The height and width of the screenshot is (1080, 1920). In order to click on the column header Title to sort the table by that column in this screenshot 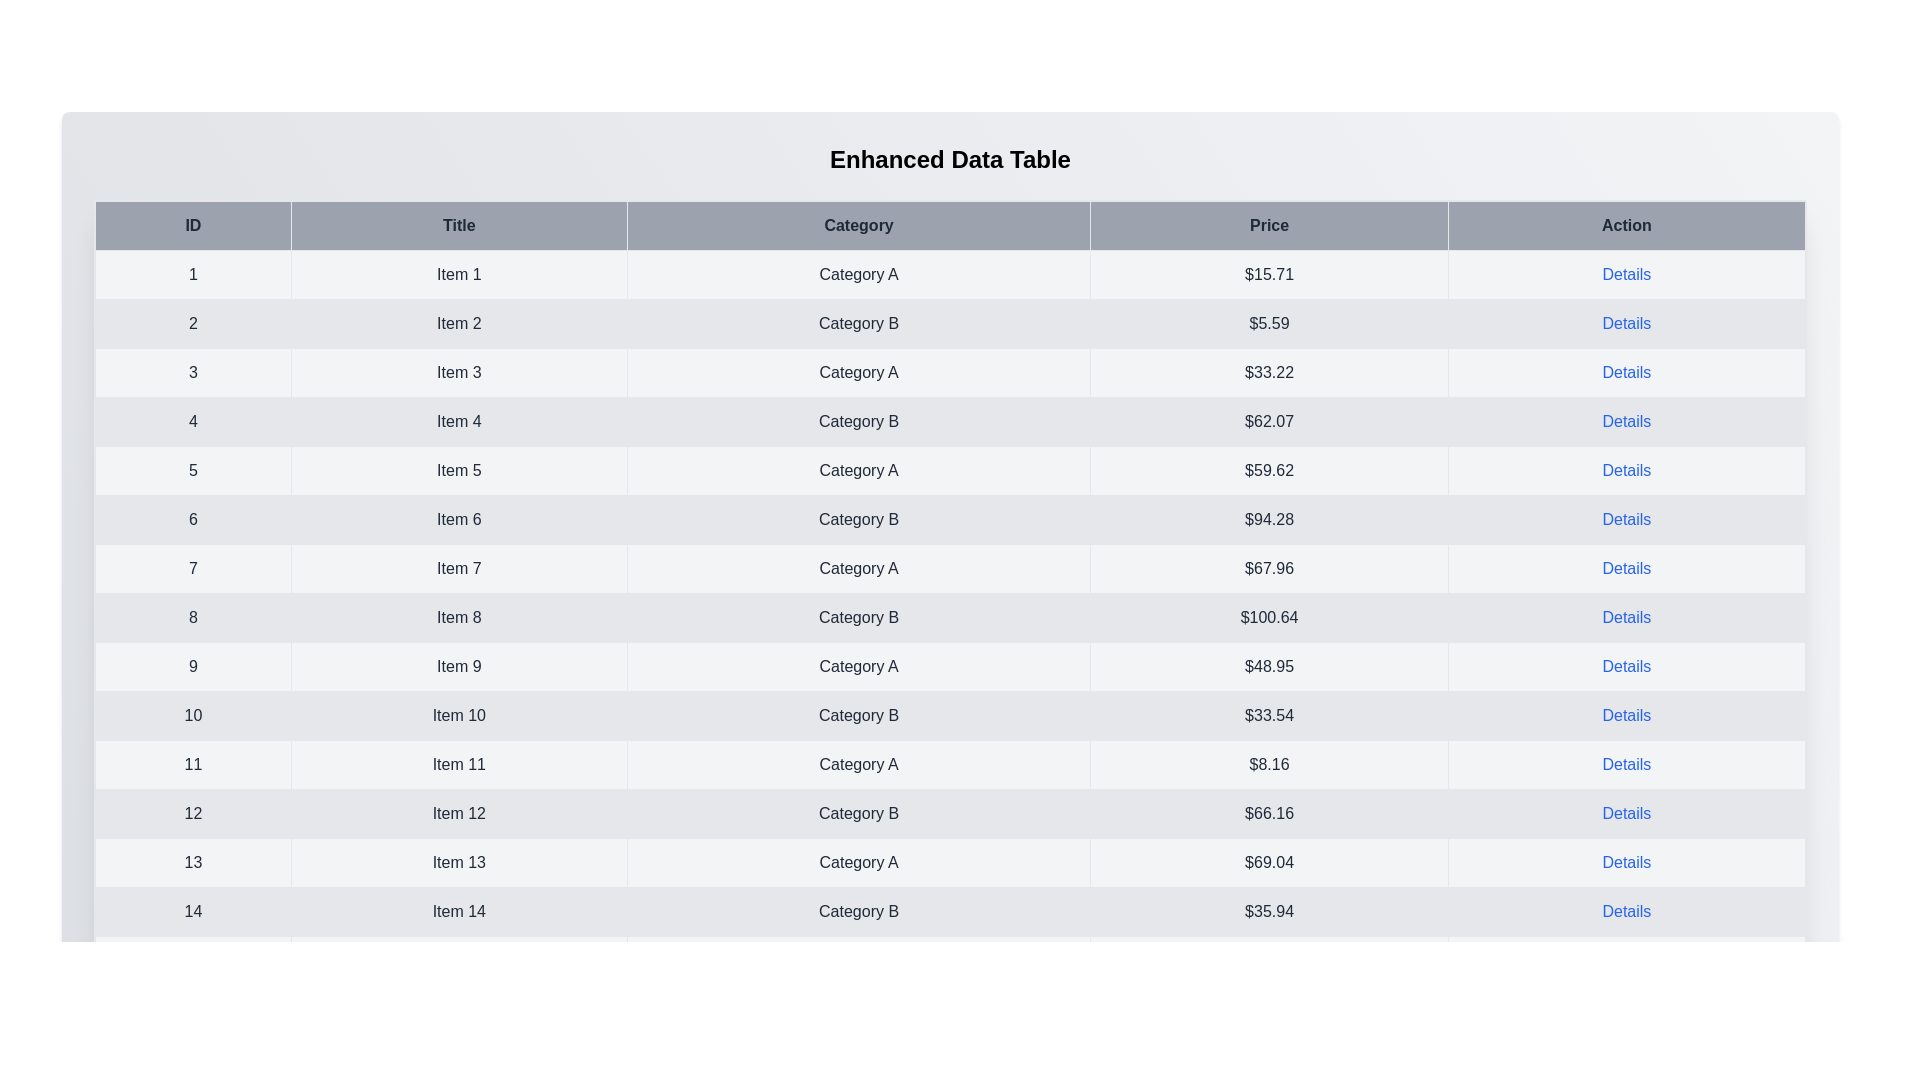, I will do `click(458, 225)`.